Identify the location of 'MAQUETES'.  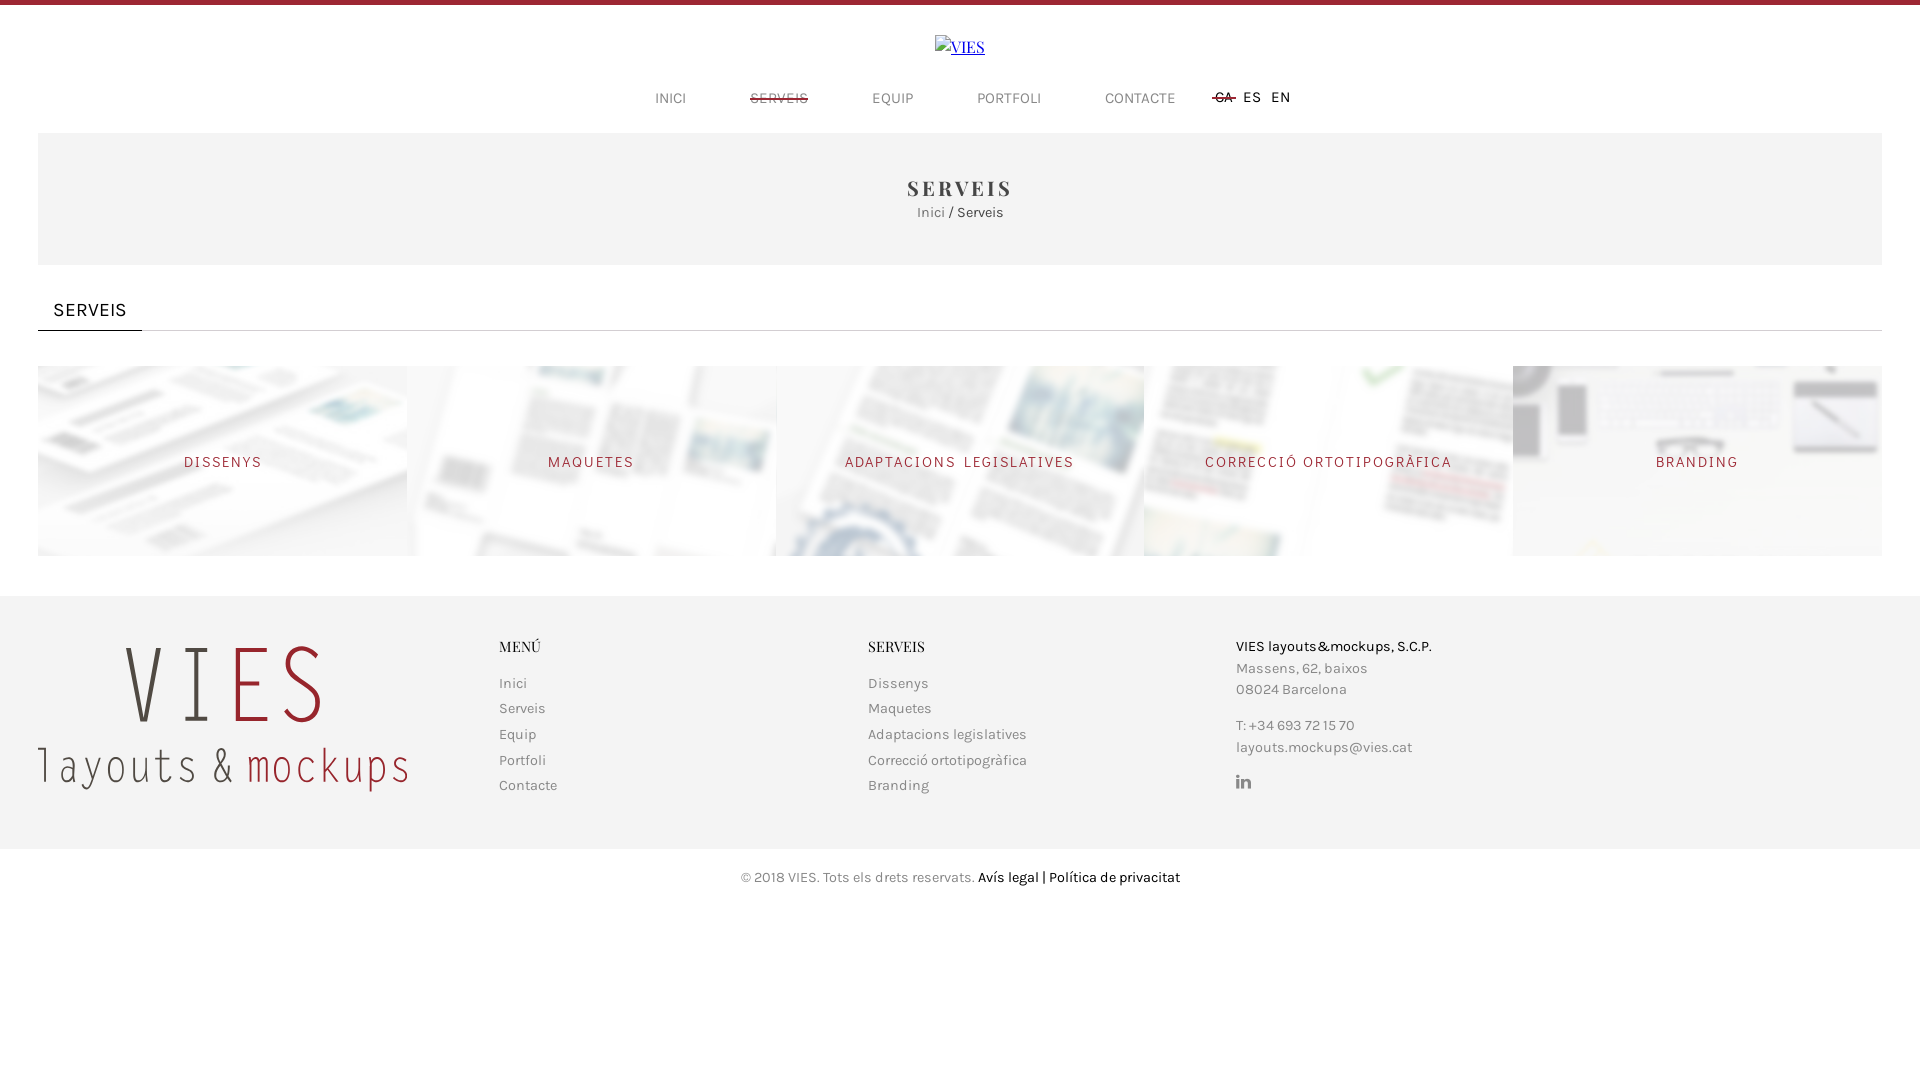
(590, 461).